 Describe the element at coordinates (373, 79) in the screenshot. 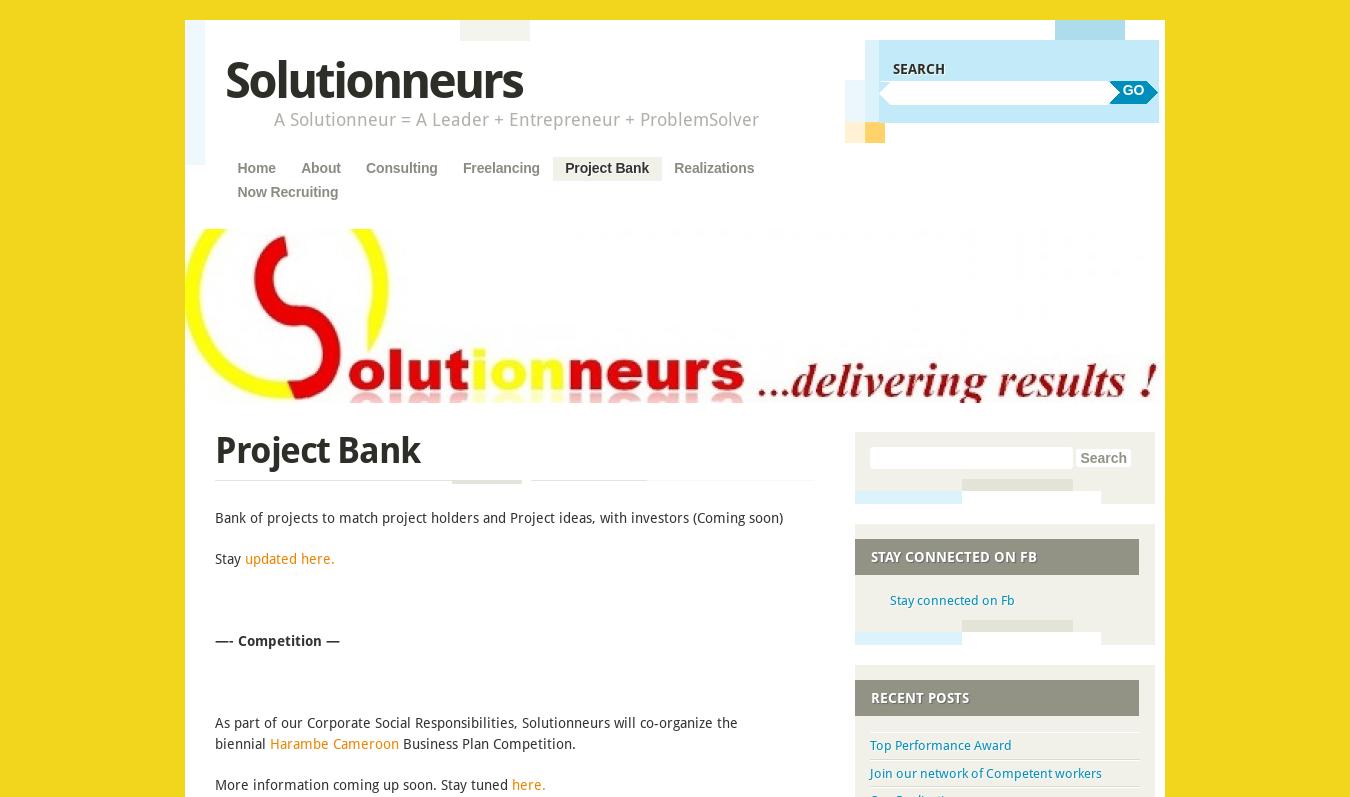

I see `'Solutionneurs'` at that location.